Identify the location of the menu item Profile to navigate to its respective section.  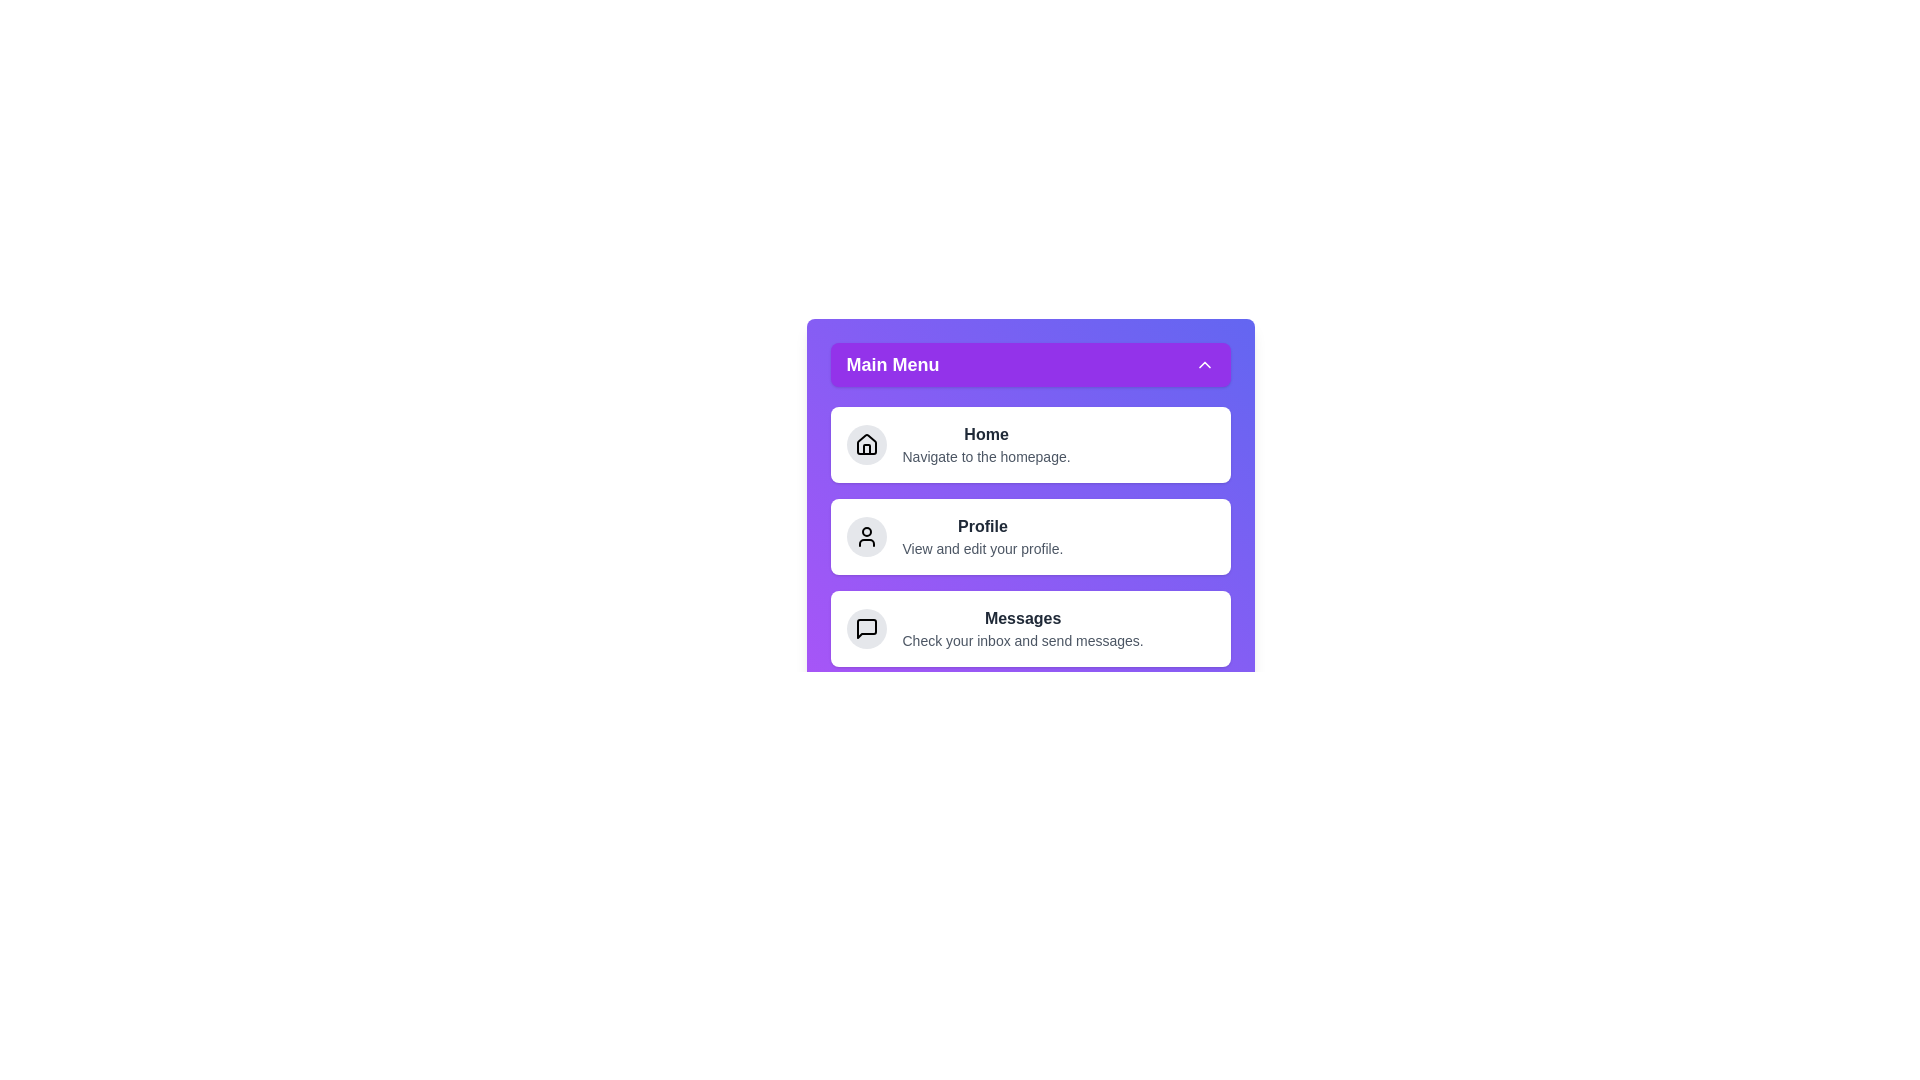
(1030, 535).